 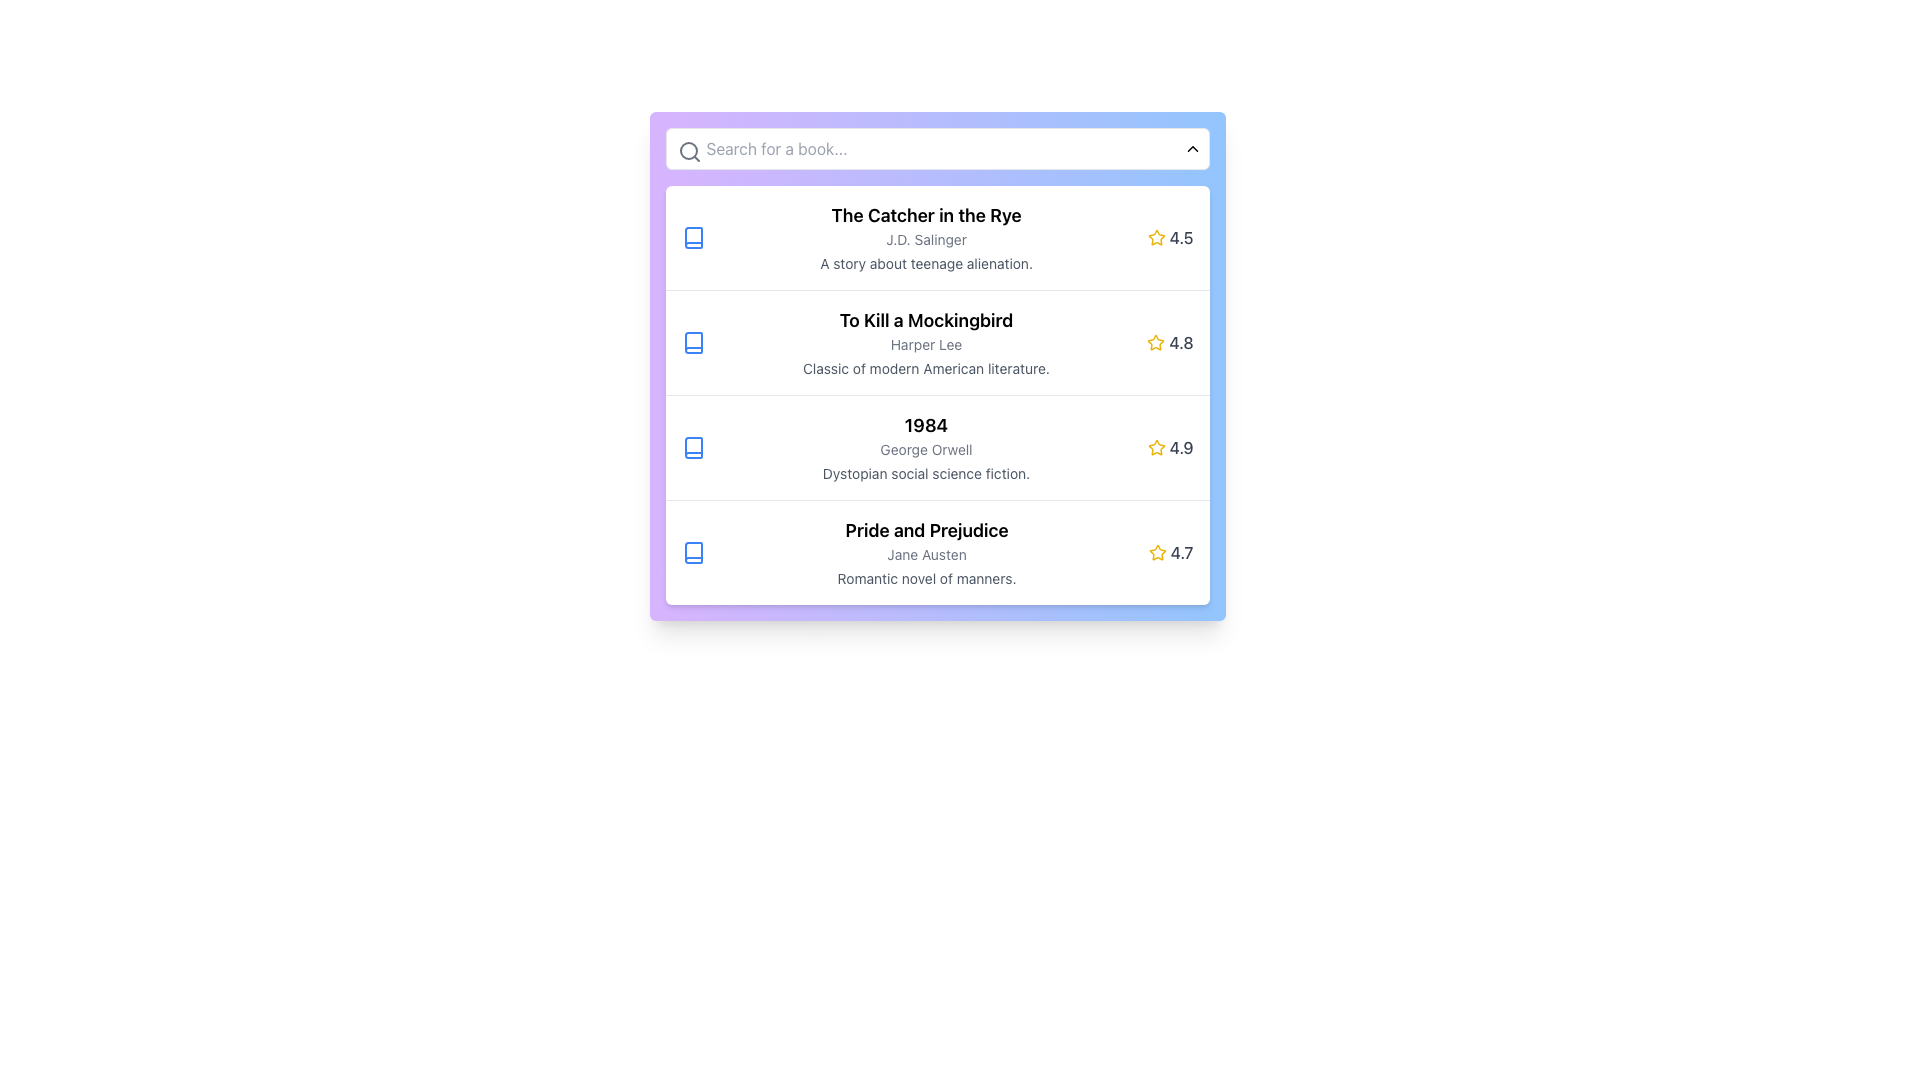 I want to click on the text content block displaying 'The Catcher in the Rye' by J.D. Salinger, which includes a description about teenage alienation, located at the top of the vertical list below the search bar, so click(x=925, y=237).